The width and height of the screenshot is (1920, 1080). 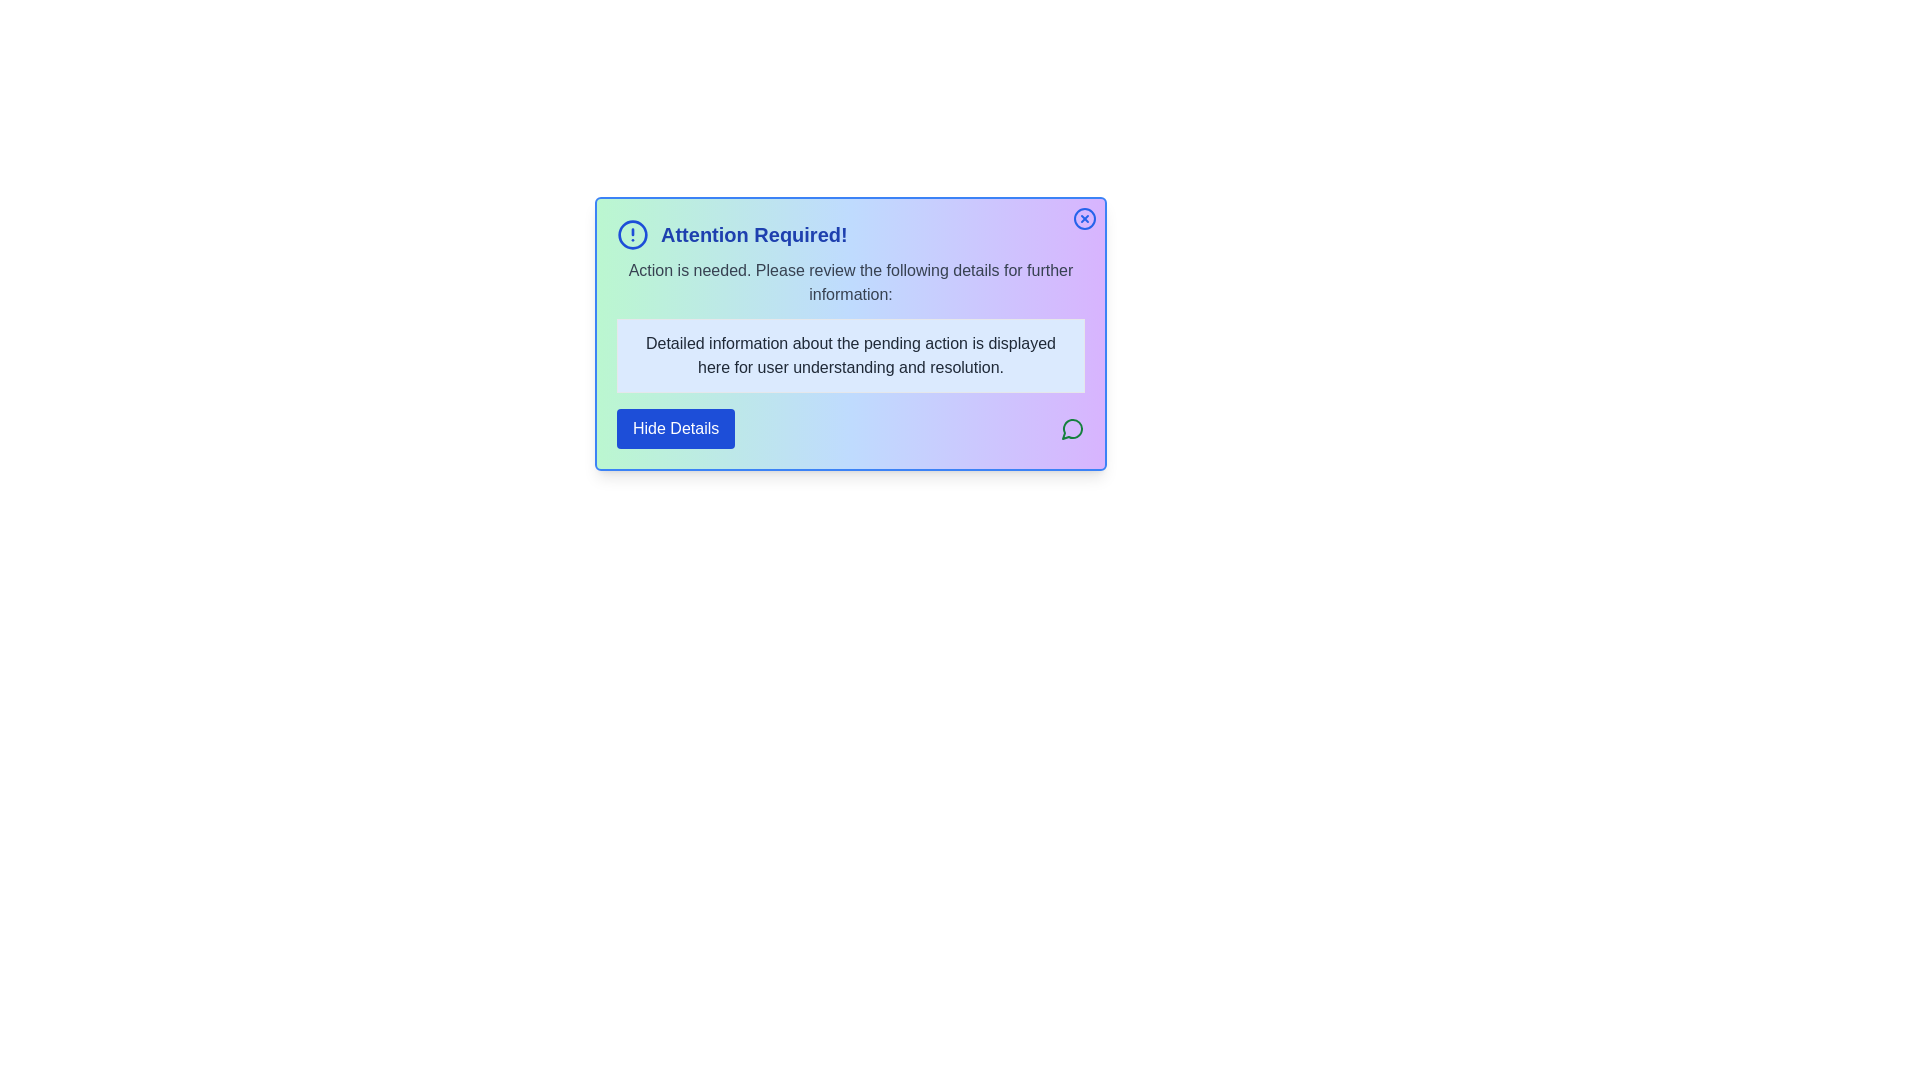 What do you see at coordinates (1072, 427) in the screenshot?
I see `the message icon in the bottom-right corner of the alert box` at bounding box center [1072, 427].